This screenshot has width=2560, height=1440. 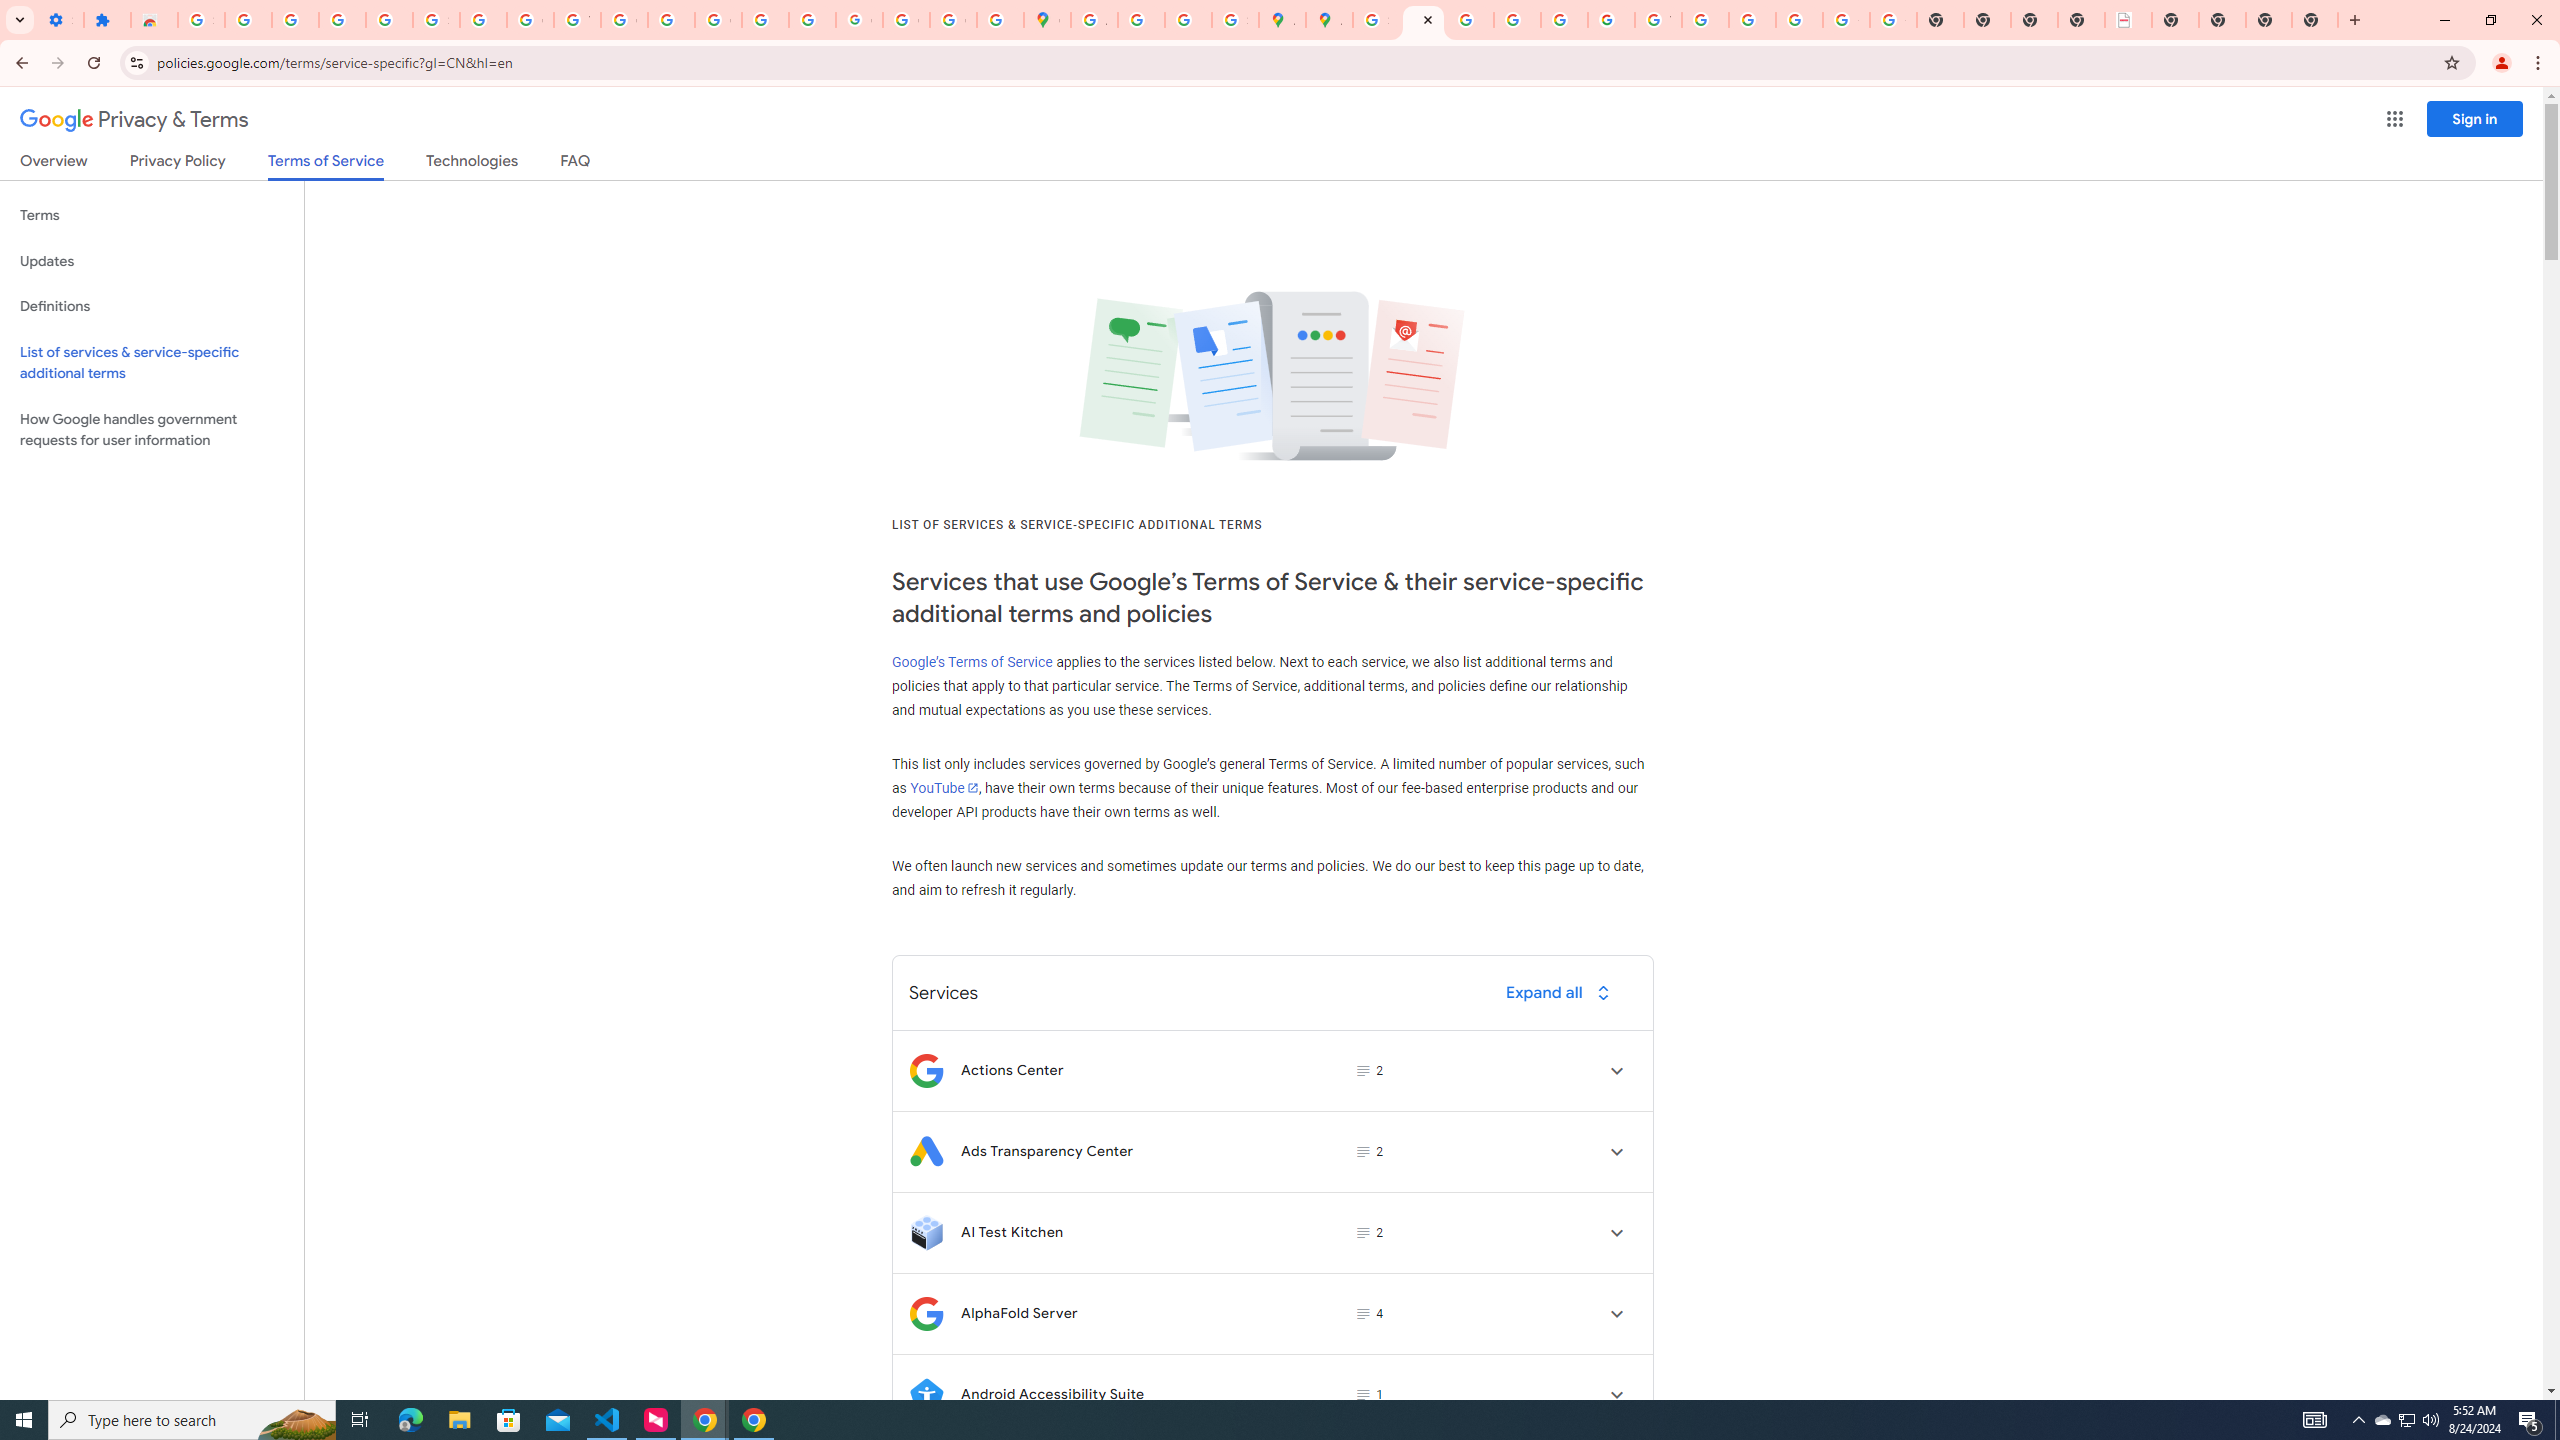 What do you see at coordinates (925, 1313) in the screenshot?
I see `'Logo for AlphaFold Server'` at bounding box center [925, 1313].